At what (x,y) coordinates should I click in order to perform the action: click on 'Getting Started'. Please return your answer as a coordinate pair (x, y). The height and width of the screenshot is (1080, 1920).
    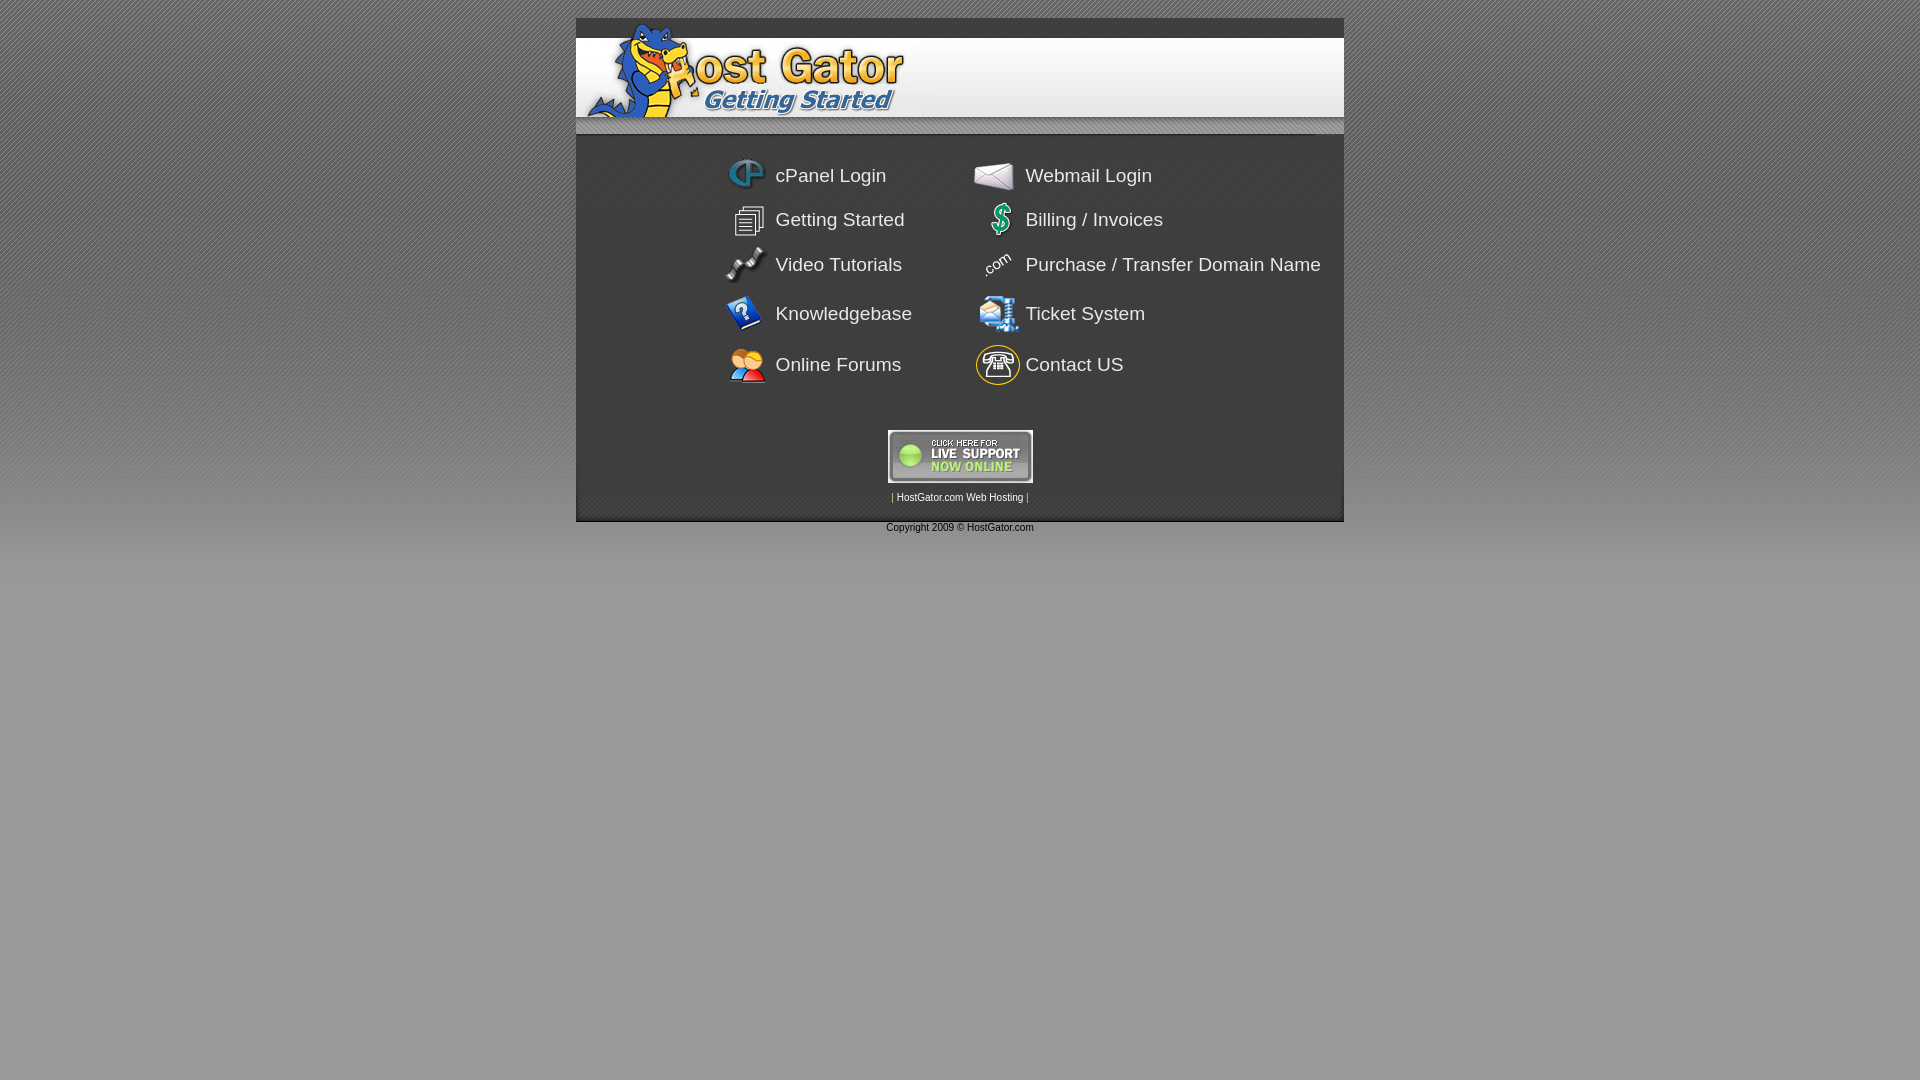
    Looking at the image, I should click on (840, 219).